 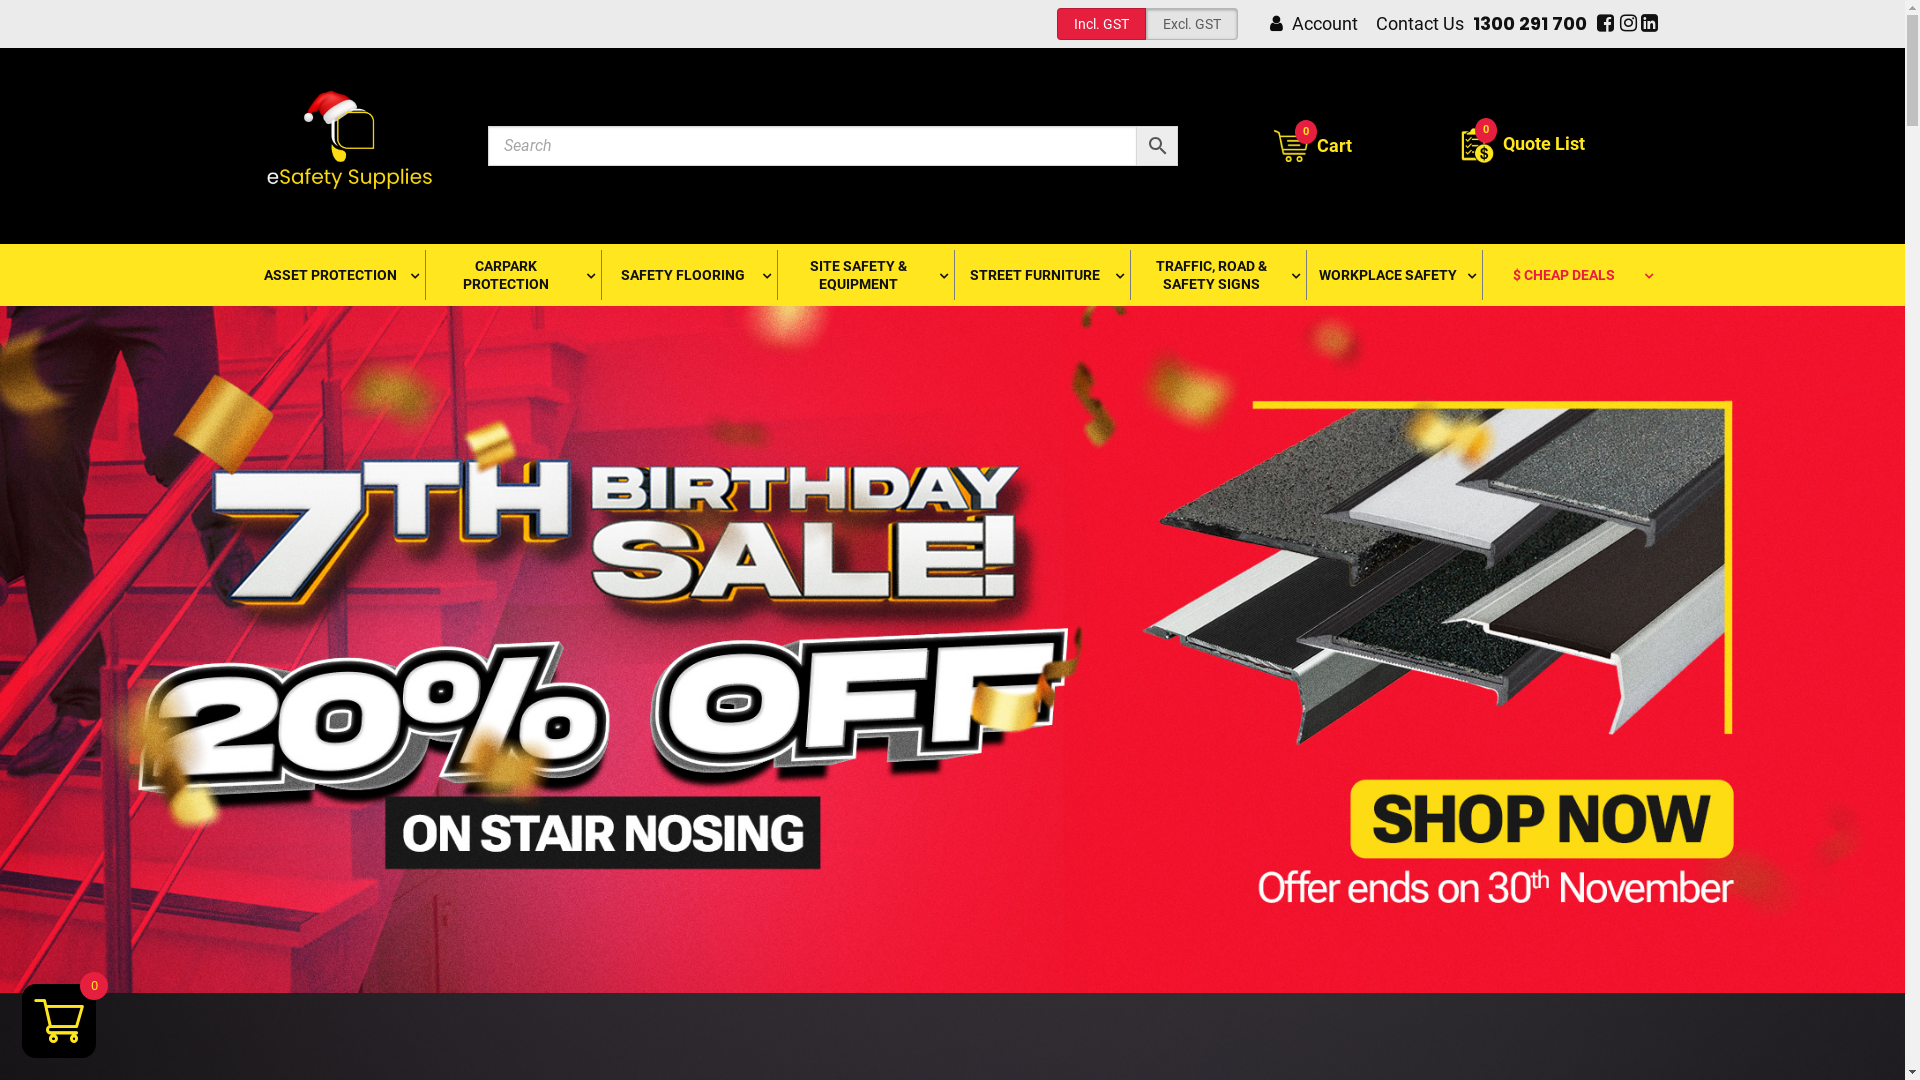 What do you see at coordinates (1040, 274) in the screenshot?
I see `'STREET FURNITURE'` at bounding box center [1040, 274].